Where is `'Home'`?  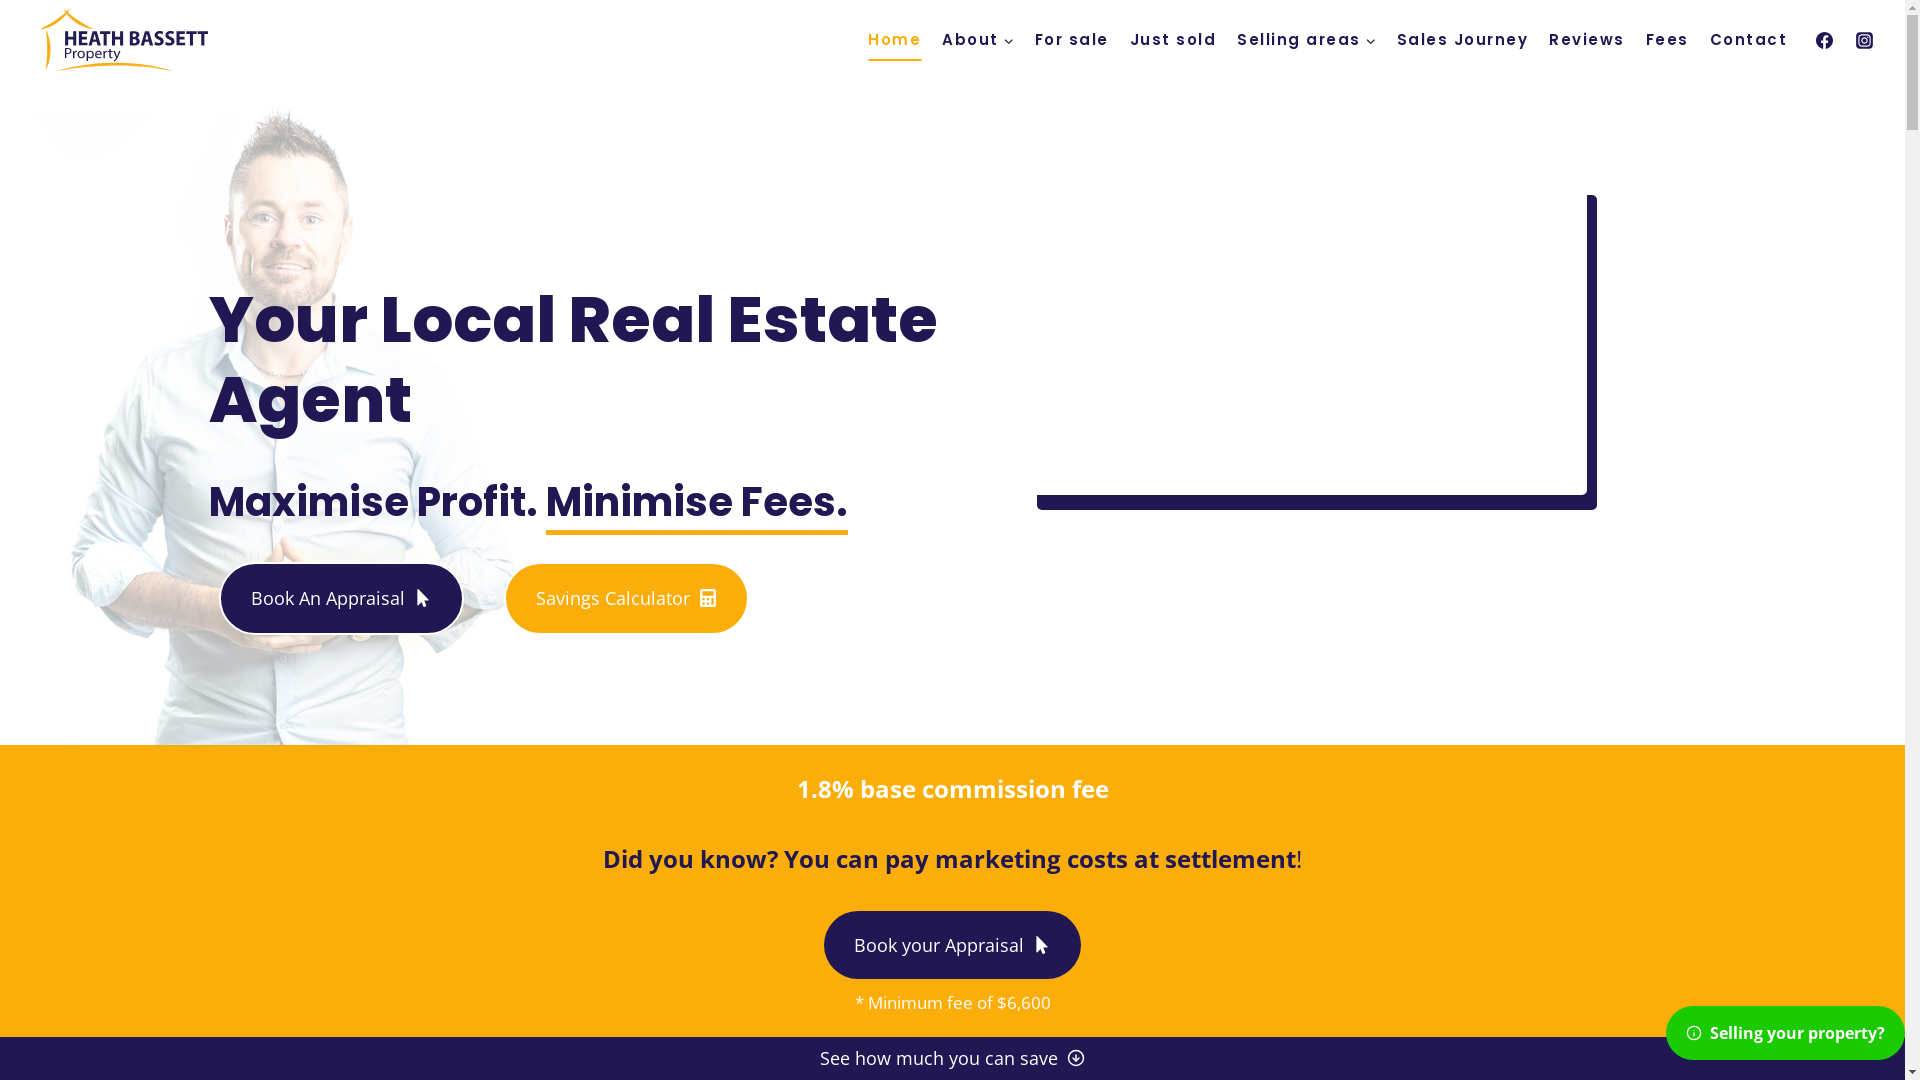 'Home' is located at coordinates (858, 39).